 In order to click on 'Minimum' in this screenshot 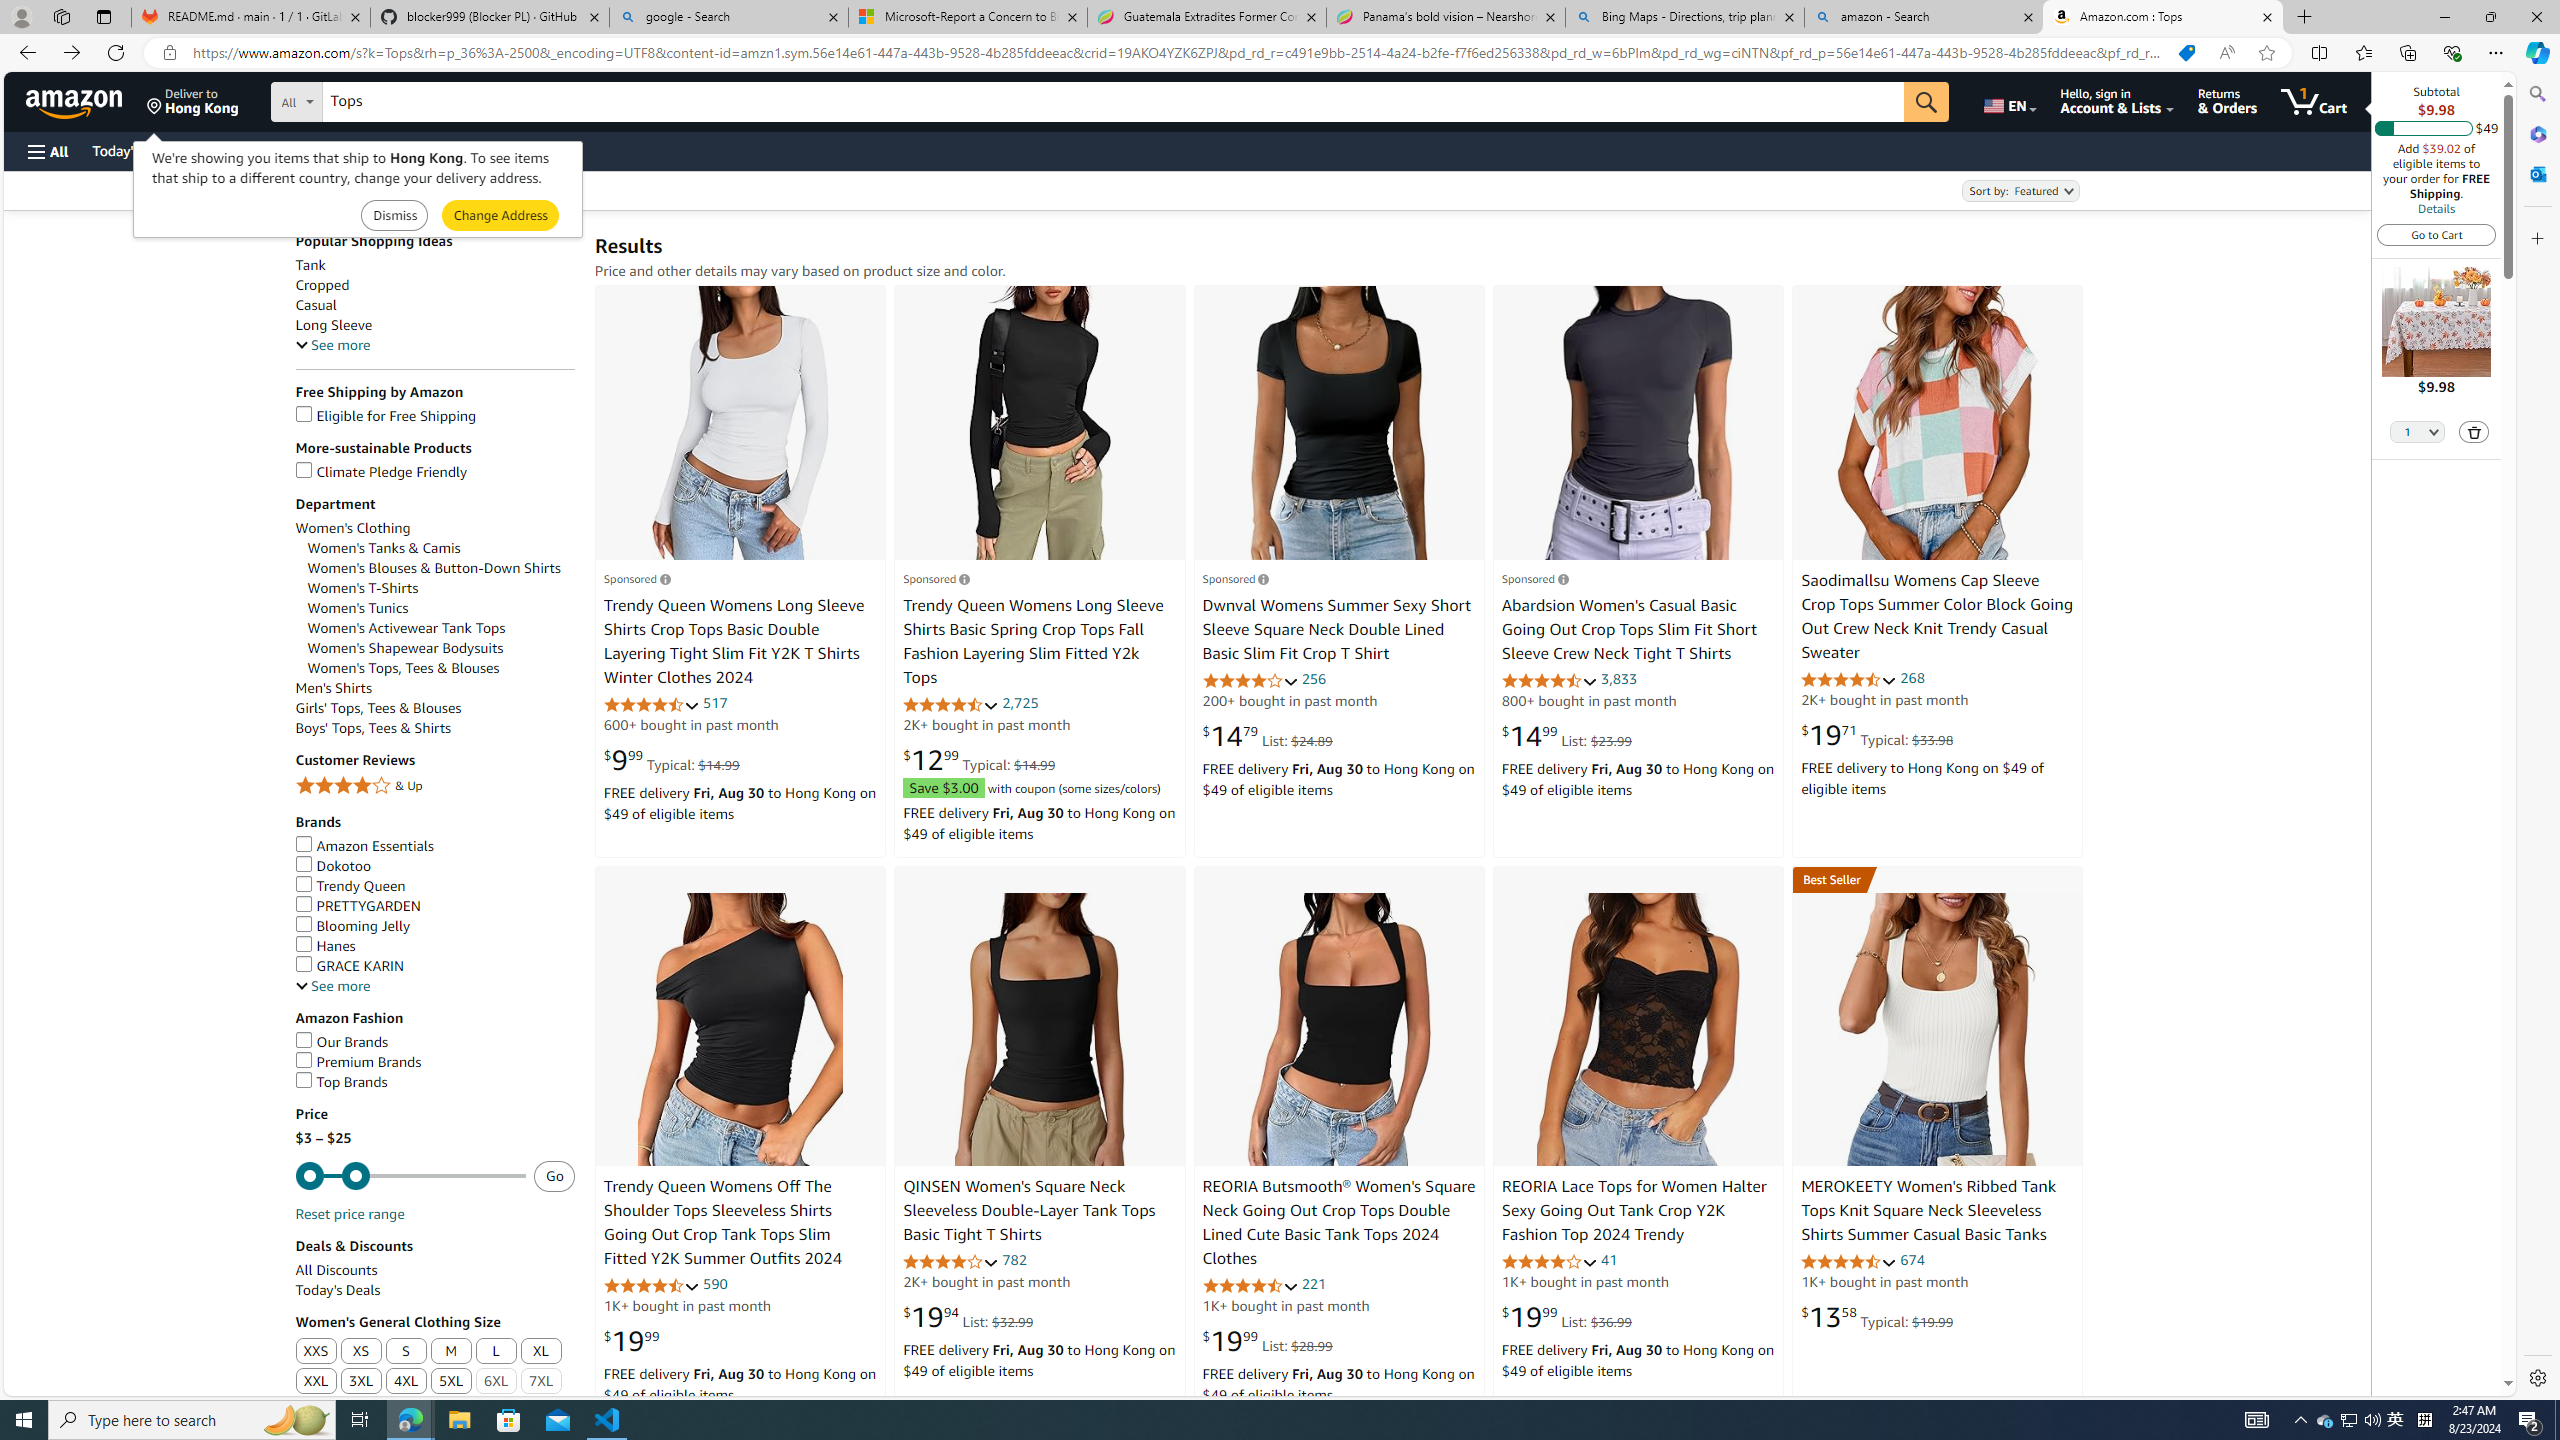, I will do `click(409, 1175)`.